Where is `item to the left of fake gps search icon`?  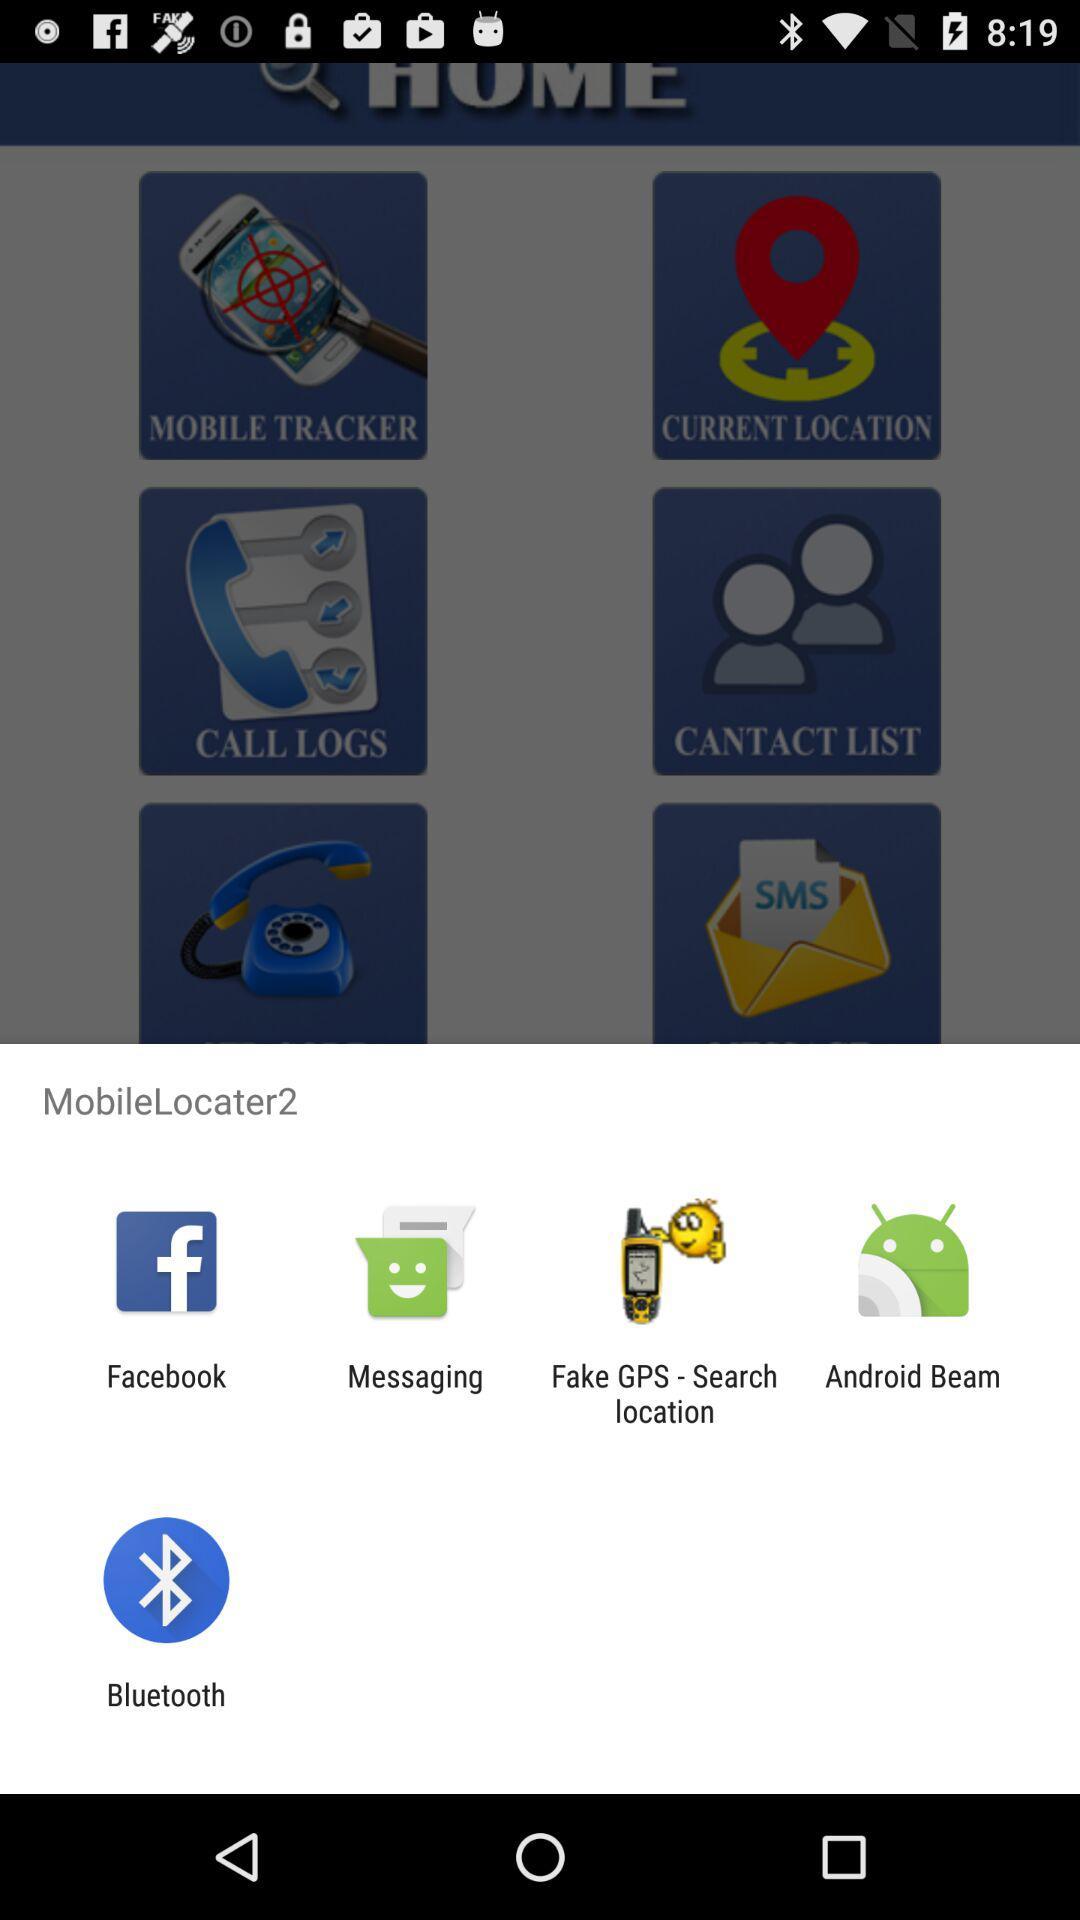 item to the left of fake gps search icon is located at coordinates (414, 1392).